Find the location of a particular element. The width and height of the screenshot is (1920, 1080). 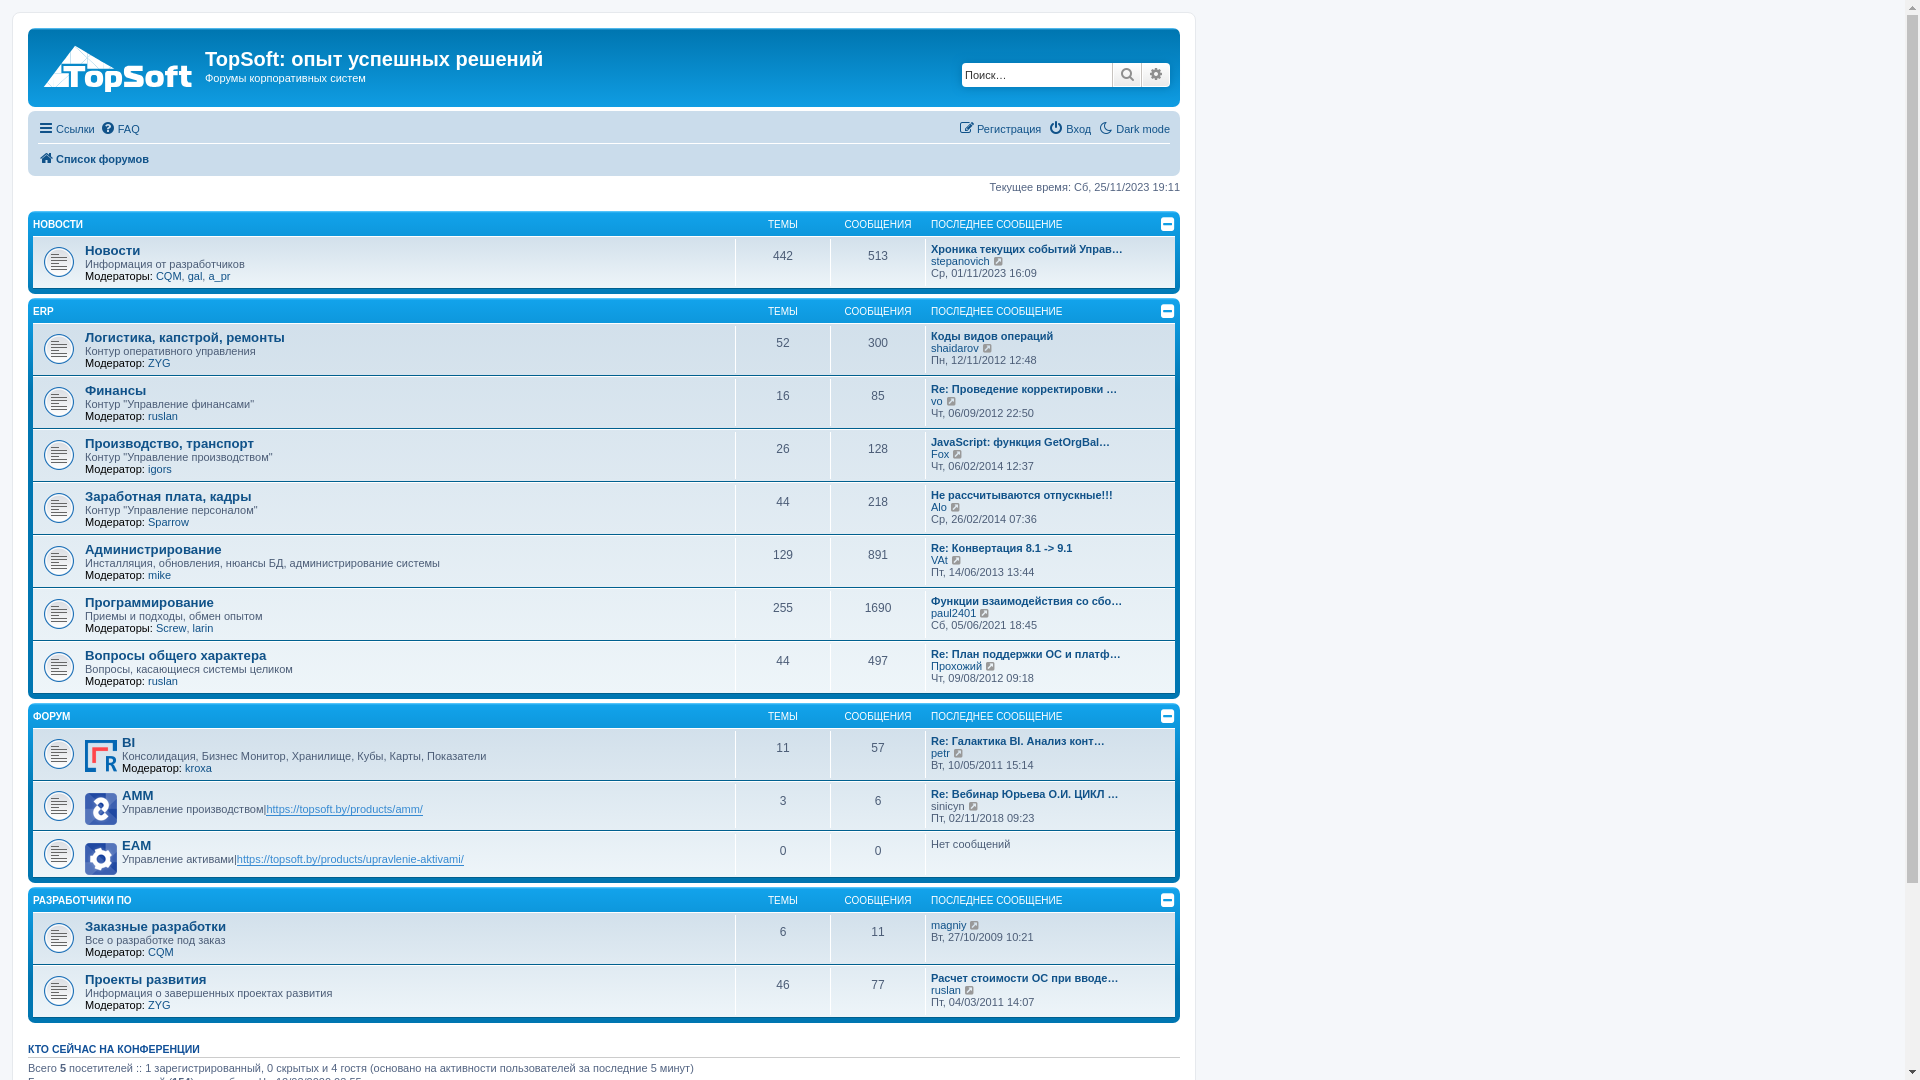

'https://topsoft.by/products/amm/' is located at coordinates (344, 808).